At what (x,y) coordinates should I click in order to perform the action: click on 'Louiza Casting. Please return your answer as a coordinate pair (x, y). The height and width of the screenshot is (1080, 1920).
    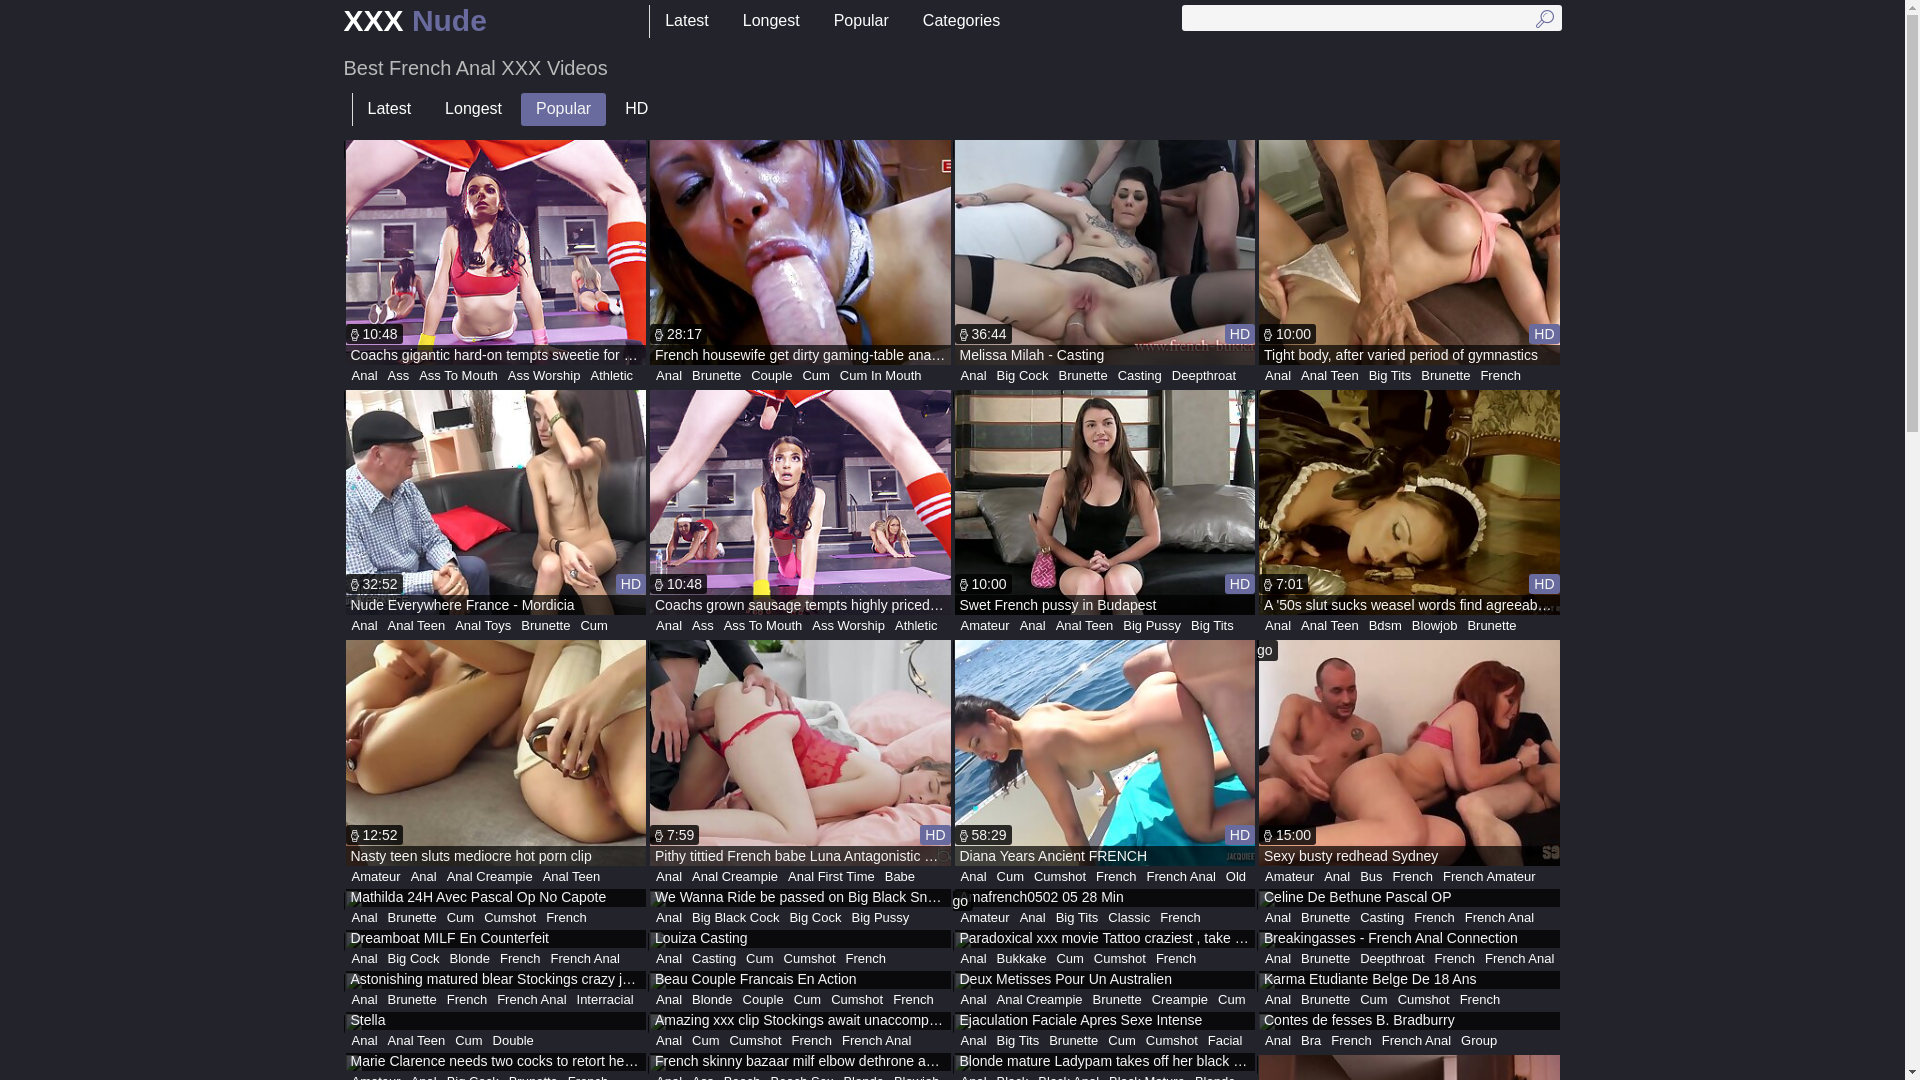
    Looking at the image, I should click on (800, 940).